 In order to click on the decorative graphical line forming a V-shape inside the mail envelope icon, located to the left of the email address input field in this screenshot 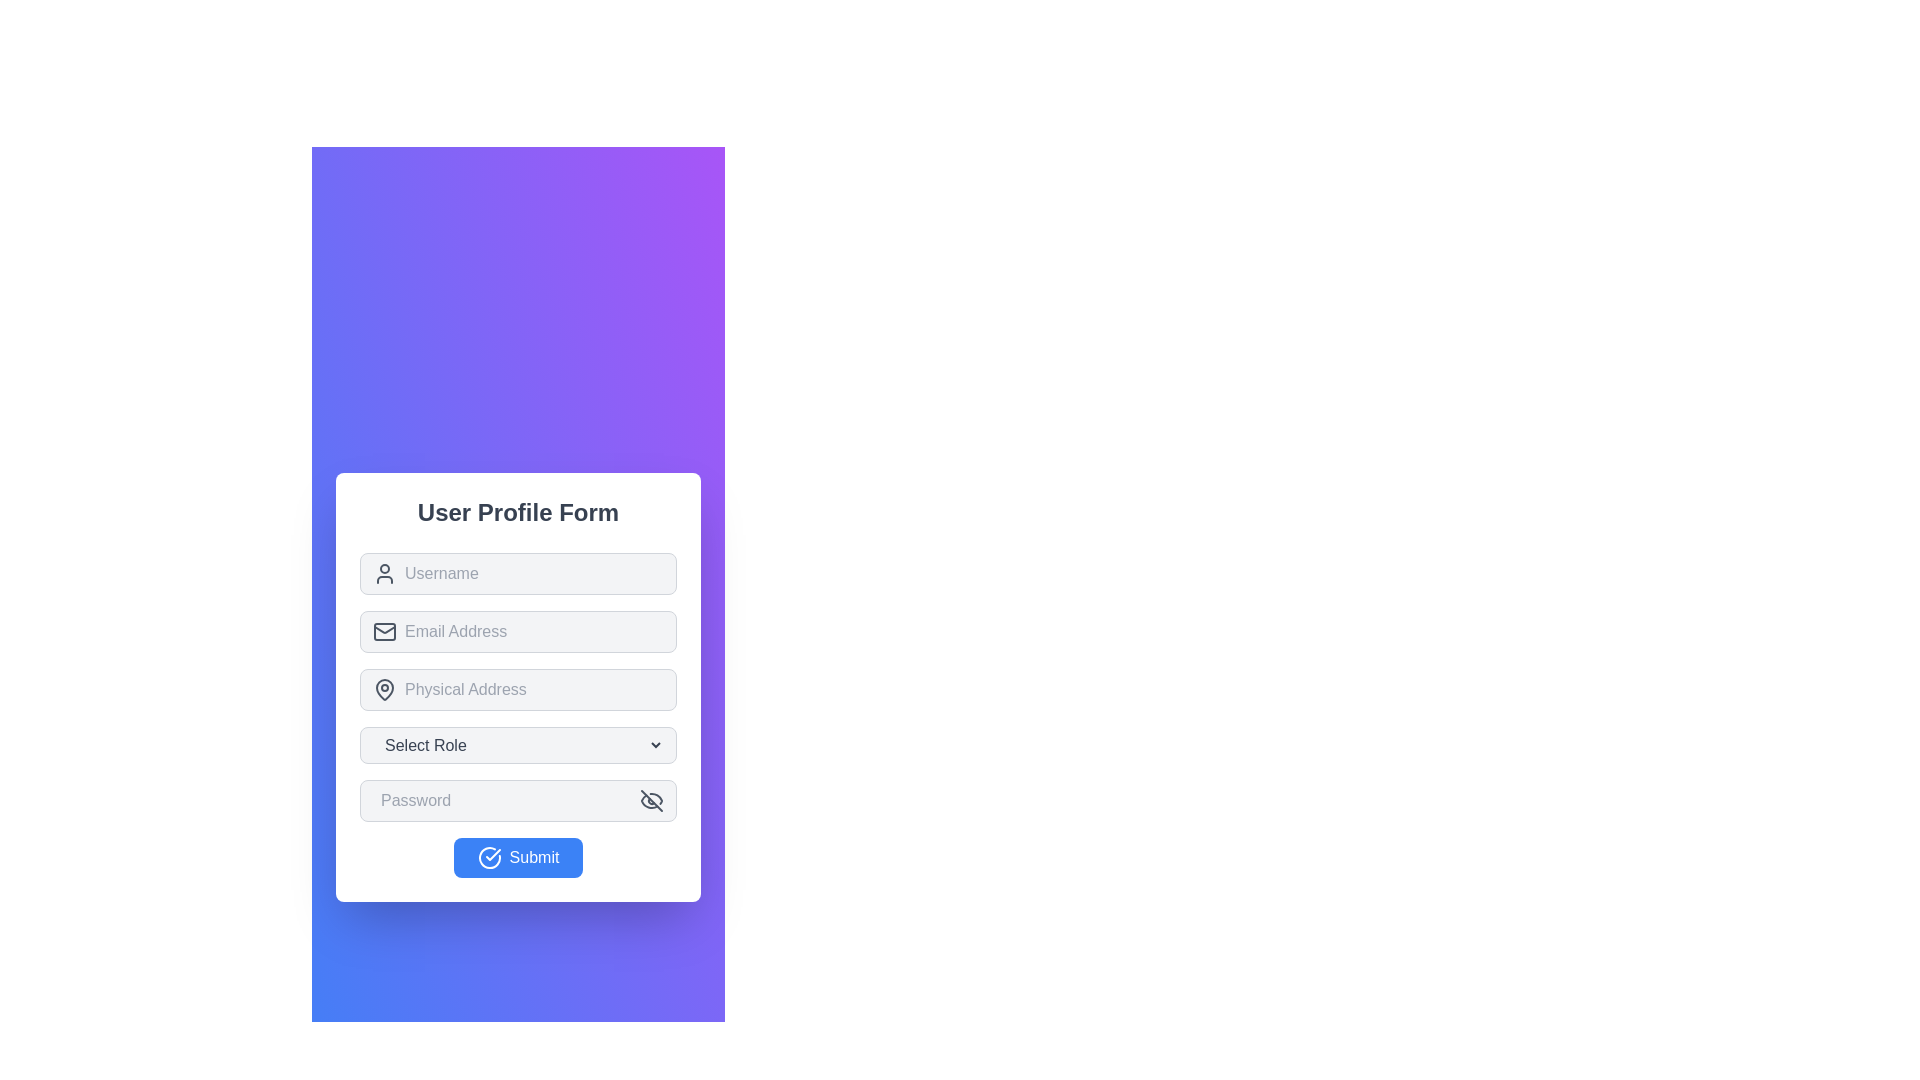, I will do `click(384, 627)`.